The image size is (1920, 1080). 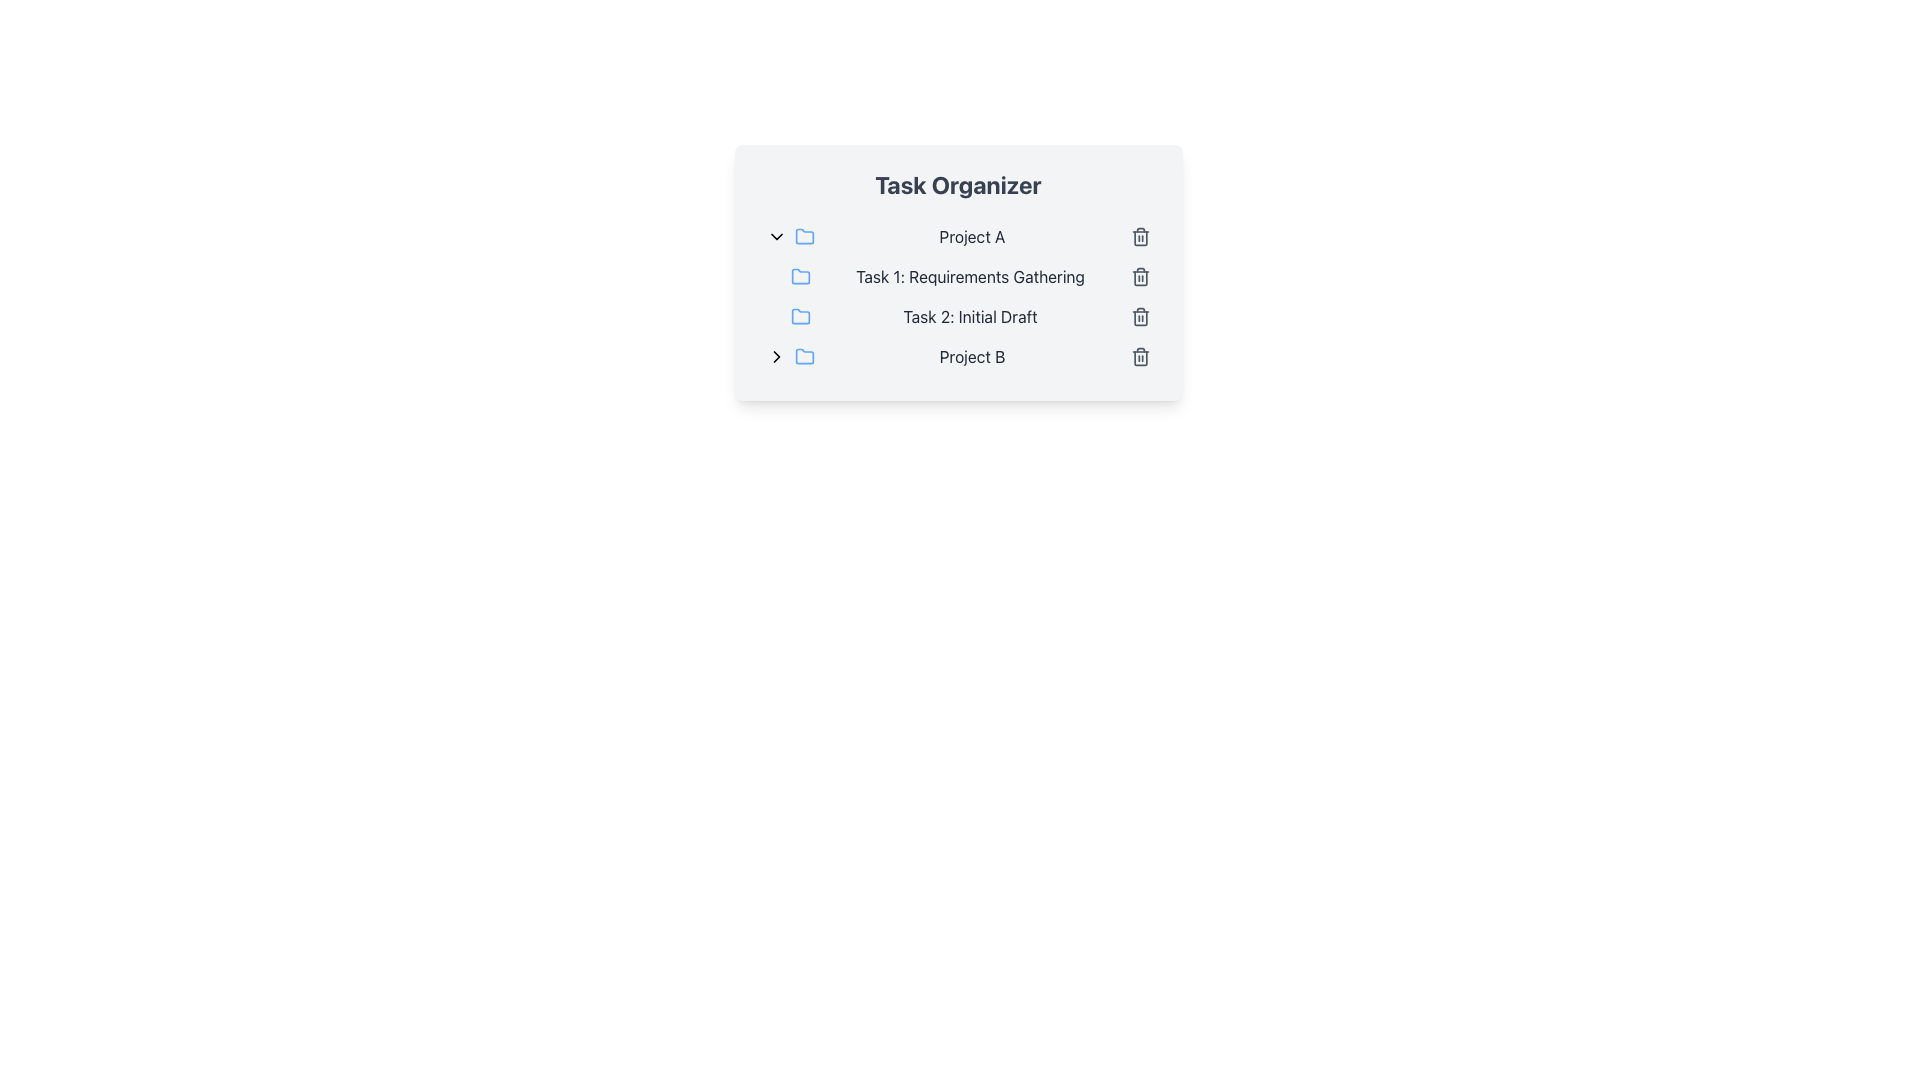 I want to click on the list item labeled 'Task 2: Initial Draft', so click(x=970, y=315).